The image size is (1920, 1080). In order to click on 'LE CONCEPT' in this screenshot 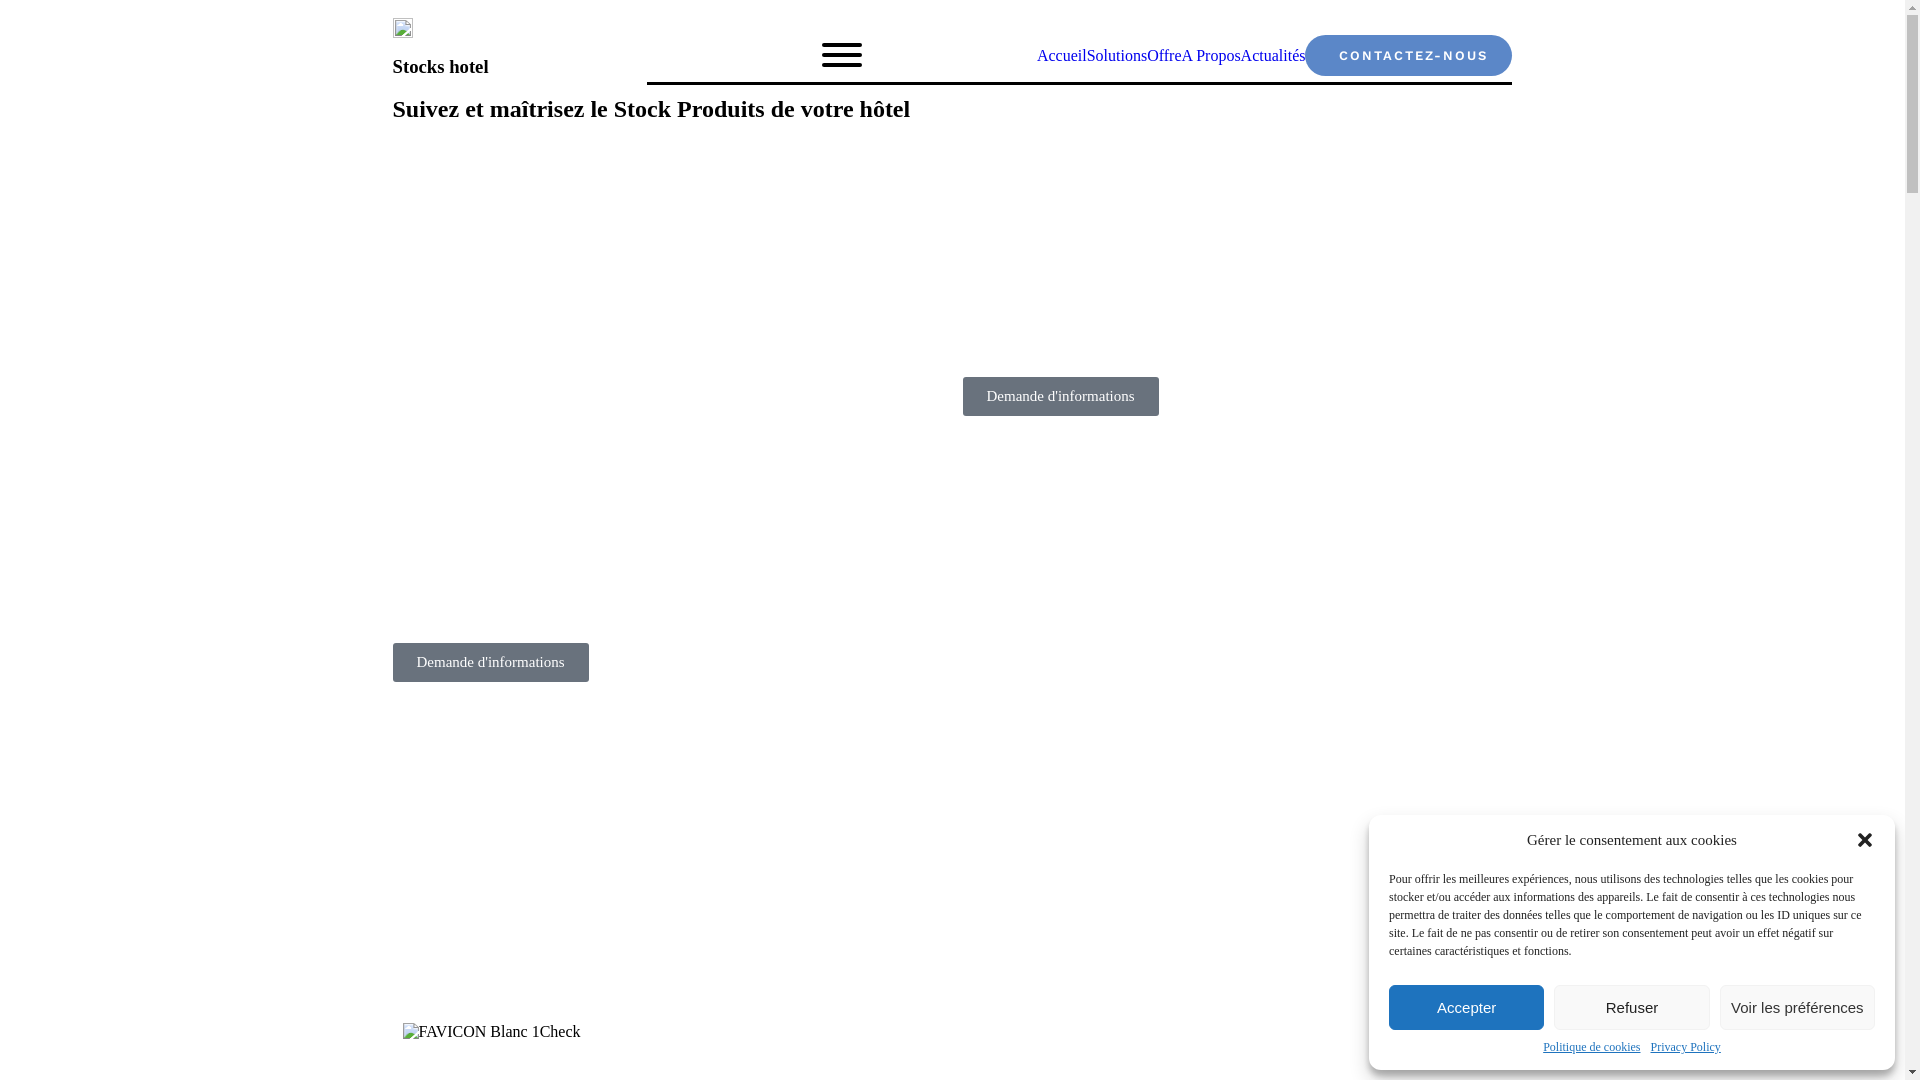, I will do `click(446, 1070)`.